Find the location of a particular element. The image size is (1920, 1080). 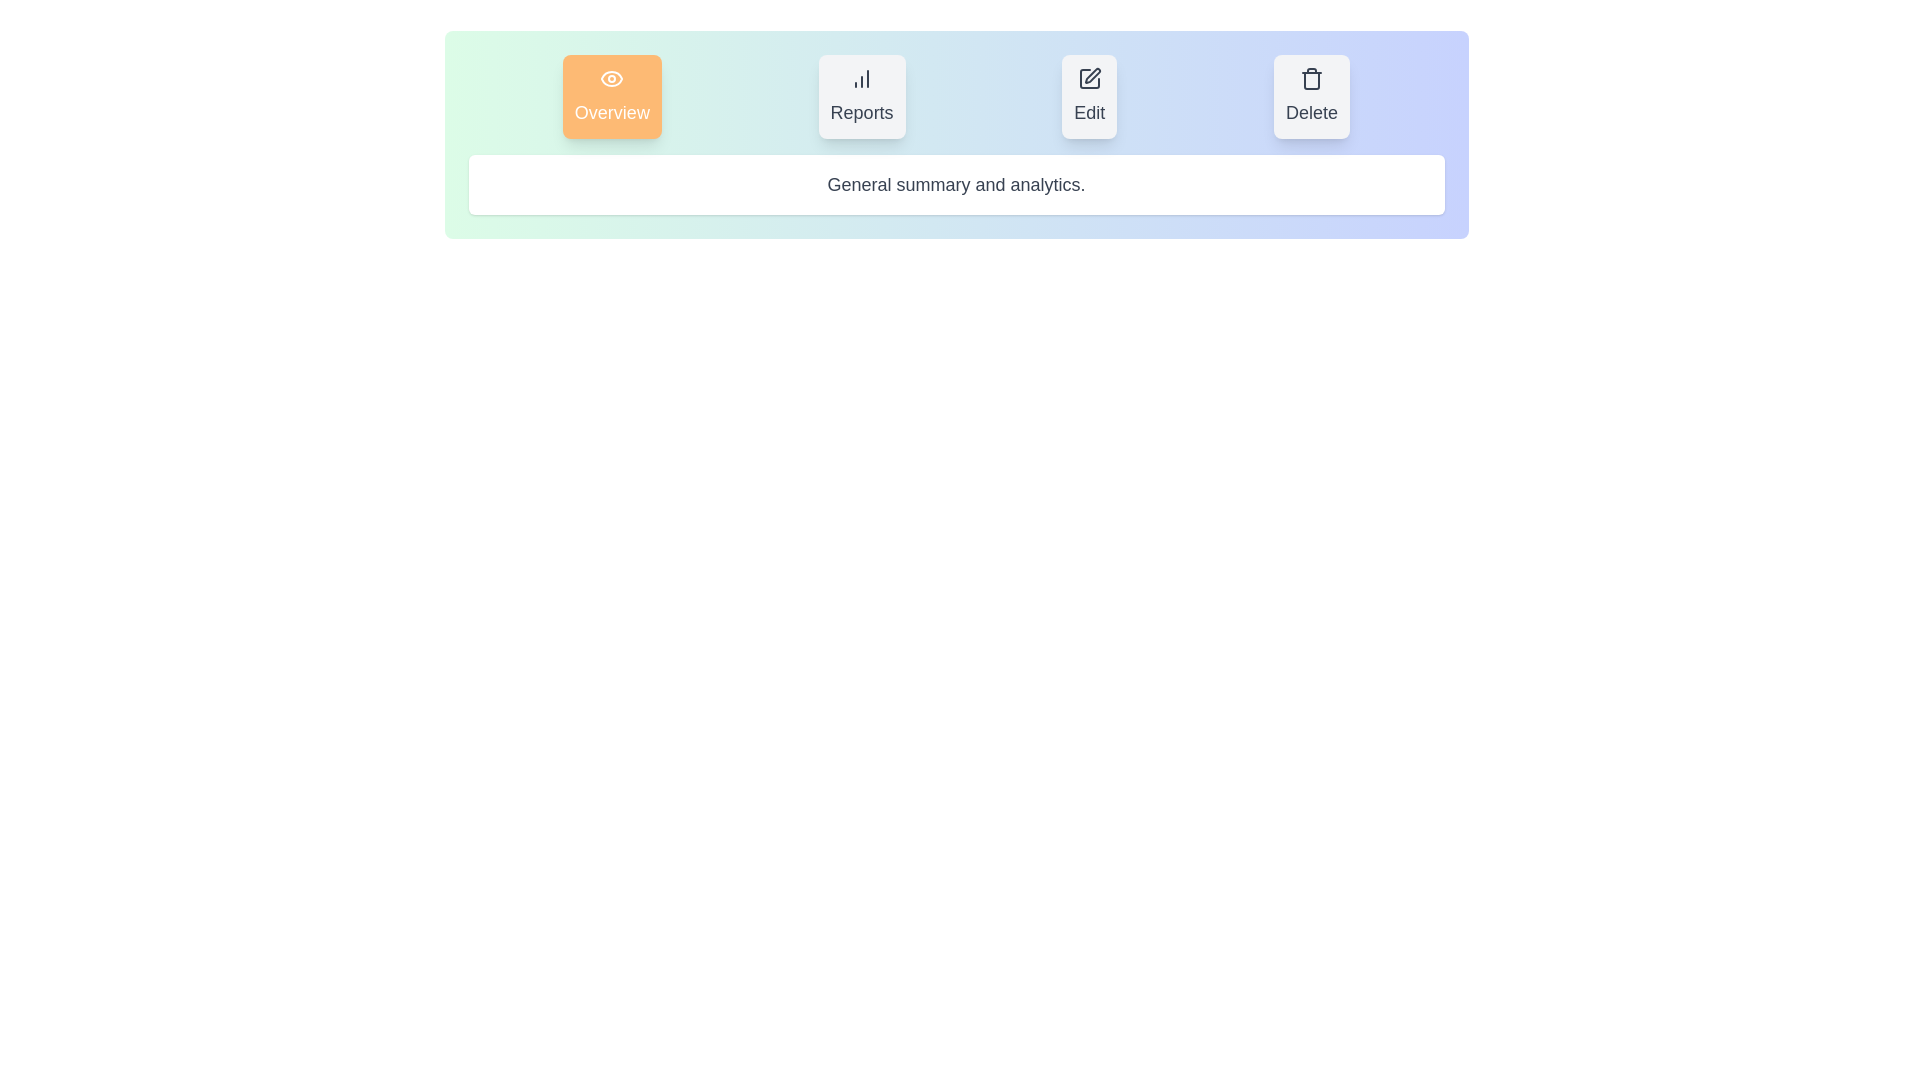

the button labeled Delete to observe its hover effect is located at coordinates (1312, 96).